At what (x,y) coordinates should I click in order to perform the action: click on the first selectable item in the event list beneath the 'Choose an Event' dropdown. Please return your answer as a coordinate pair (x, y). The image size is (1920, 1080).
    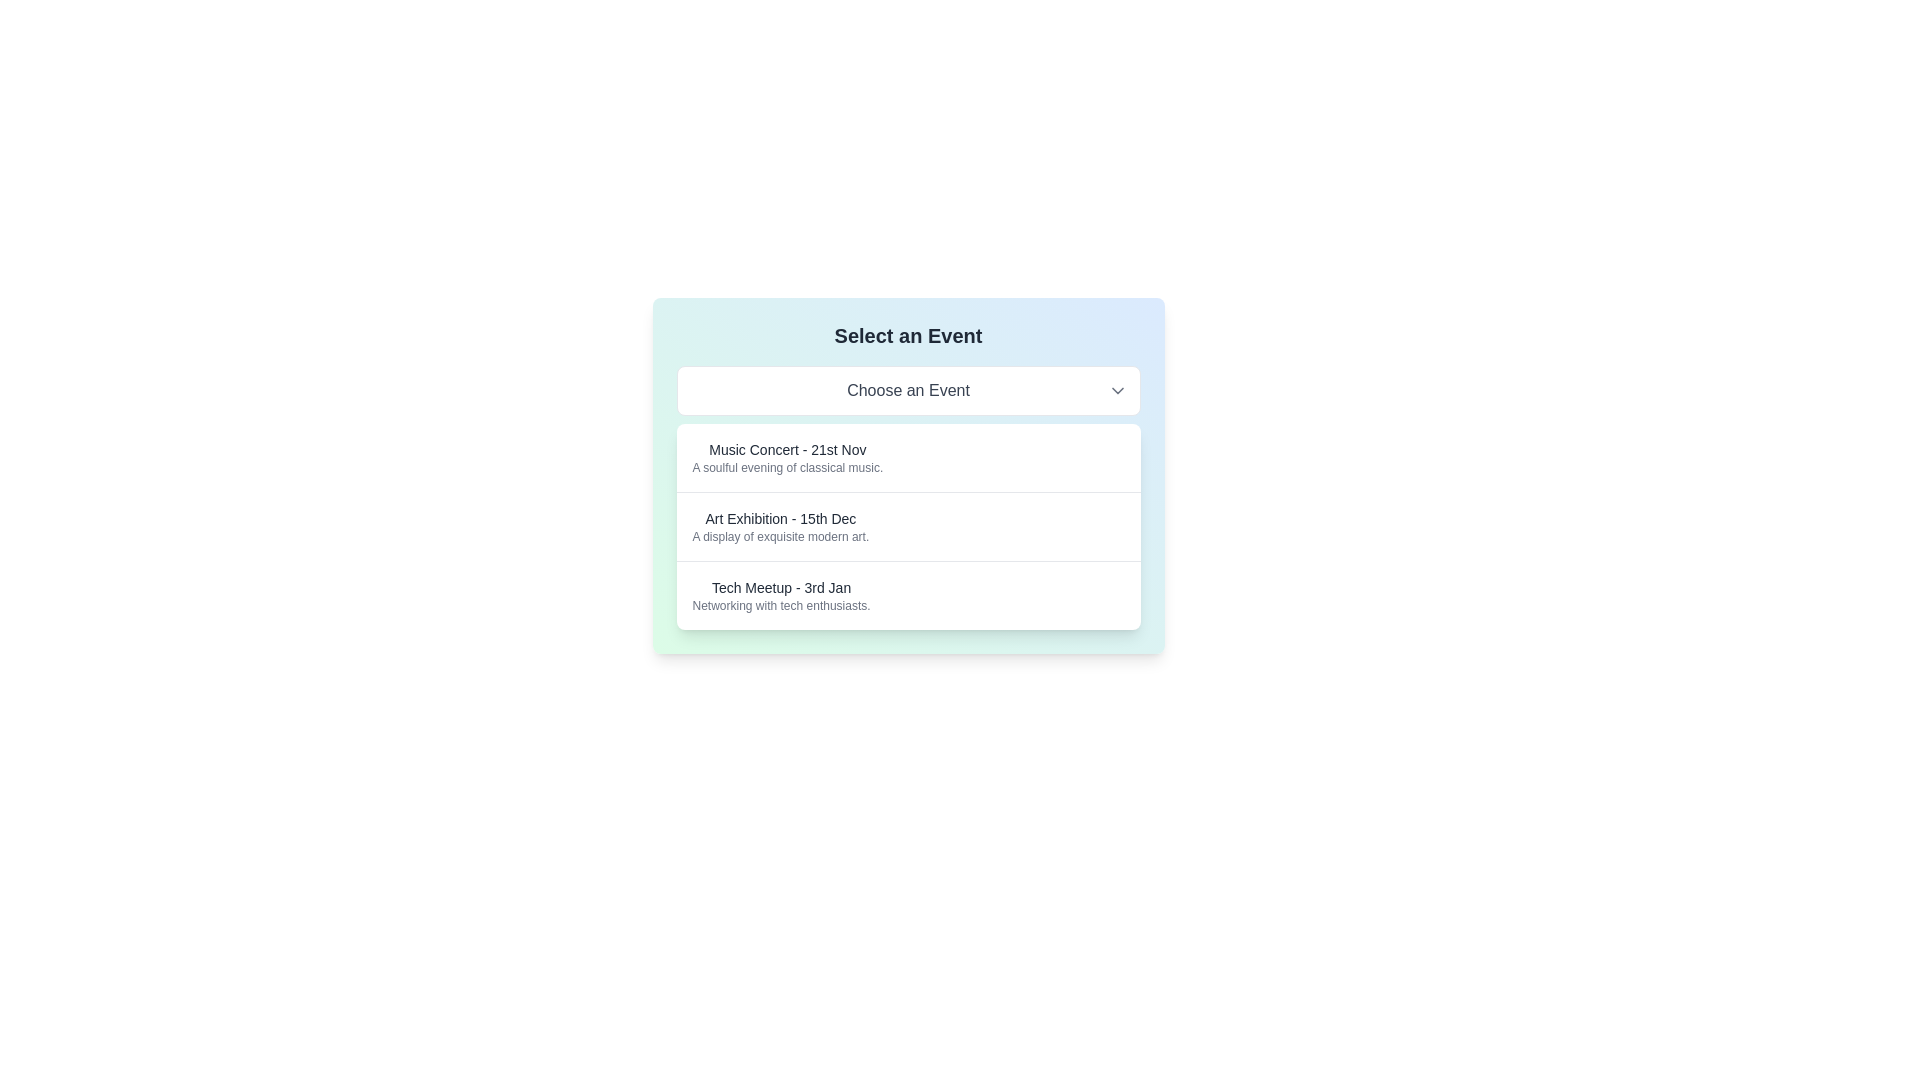
    Looking at the image, I should click on (907, 475).